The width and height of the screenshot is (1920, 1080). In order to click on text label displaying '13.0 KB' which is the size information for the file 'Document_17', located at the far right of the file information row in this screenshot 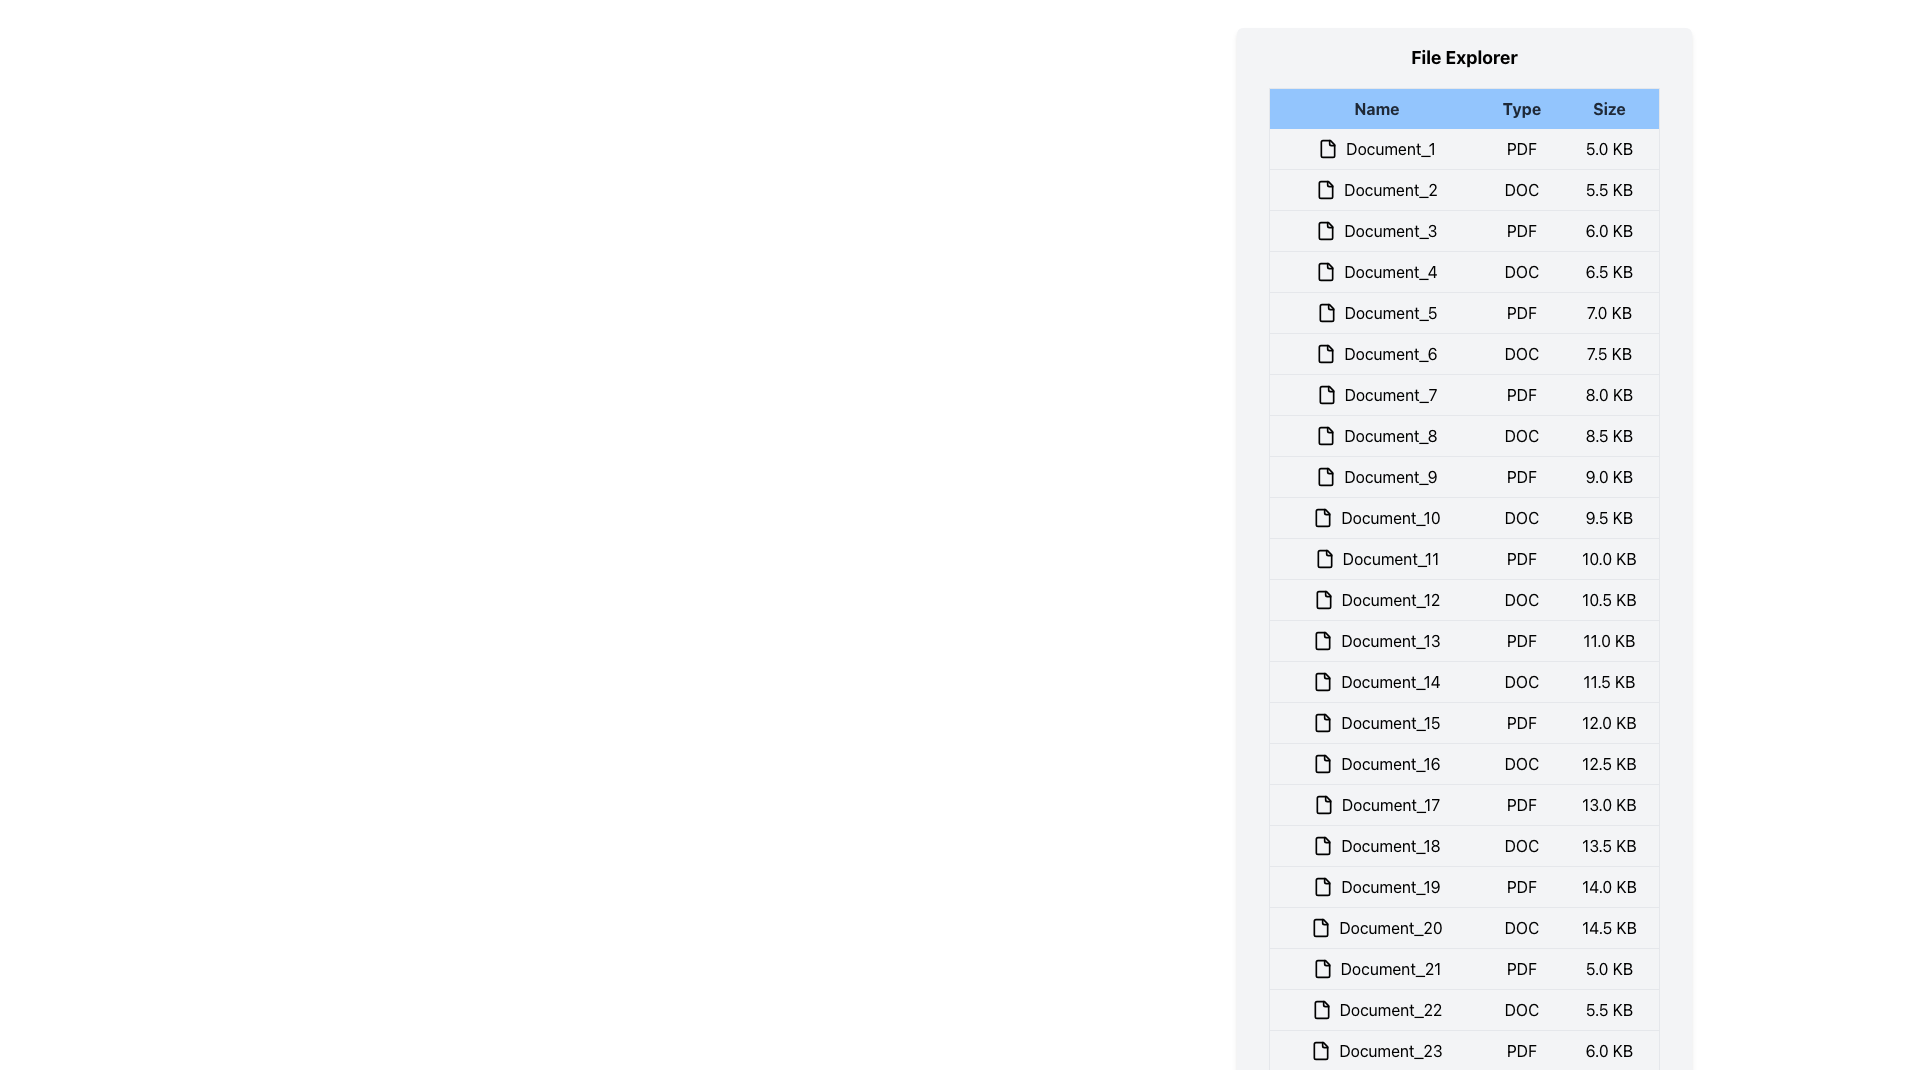, I will do `click(1609, 804)`.